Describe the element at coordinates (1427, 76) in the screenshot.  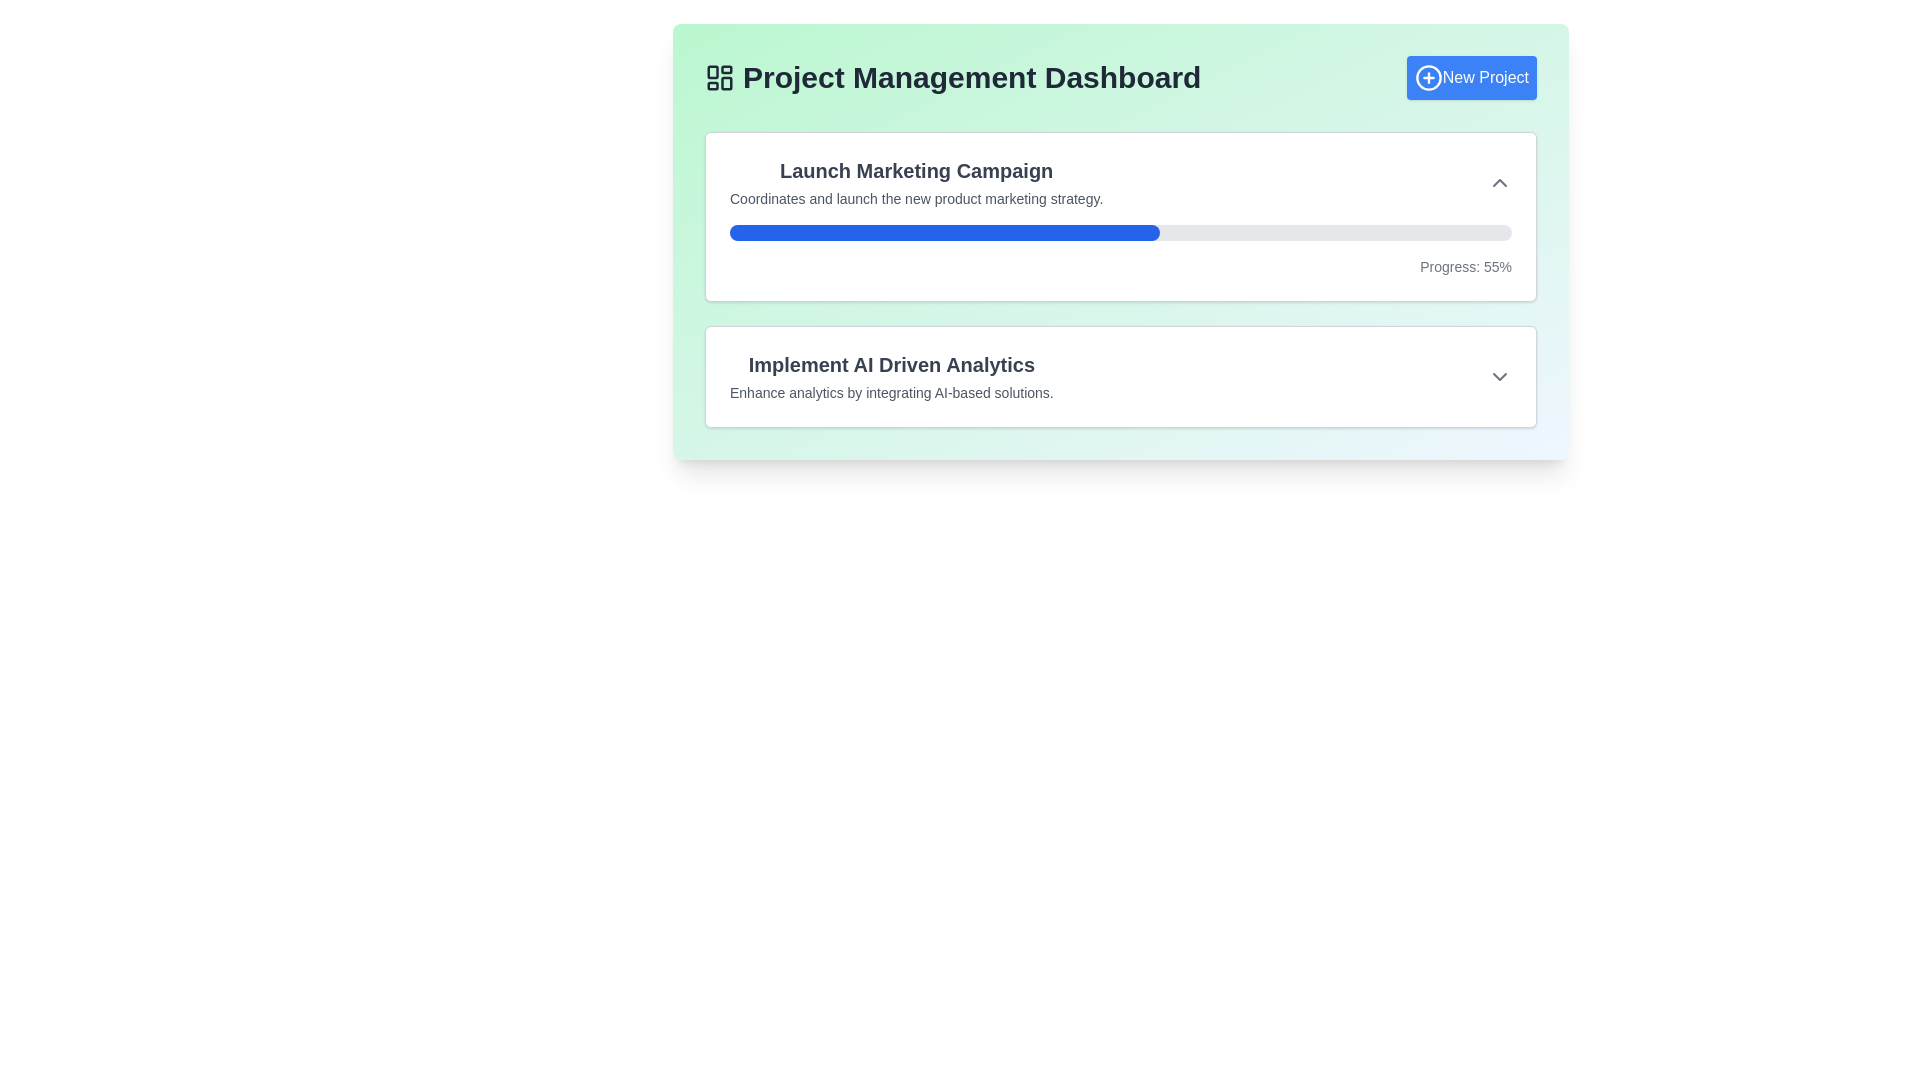
I see `the icon representing the action of creating a new project, located in the top-right corner next to the 'New Project' text` at that location.